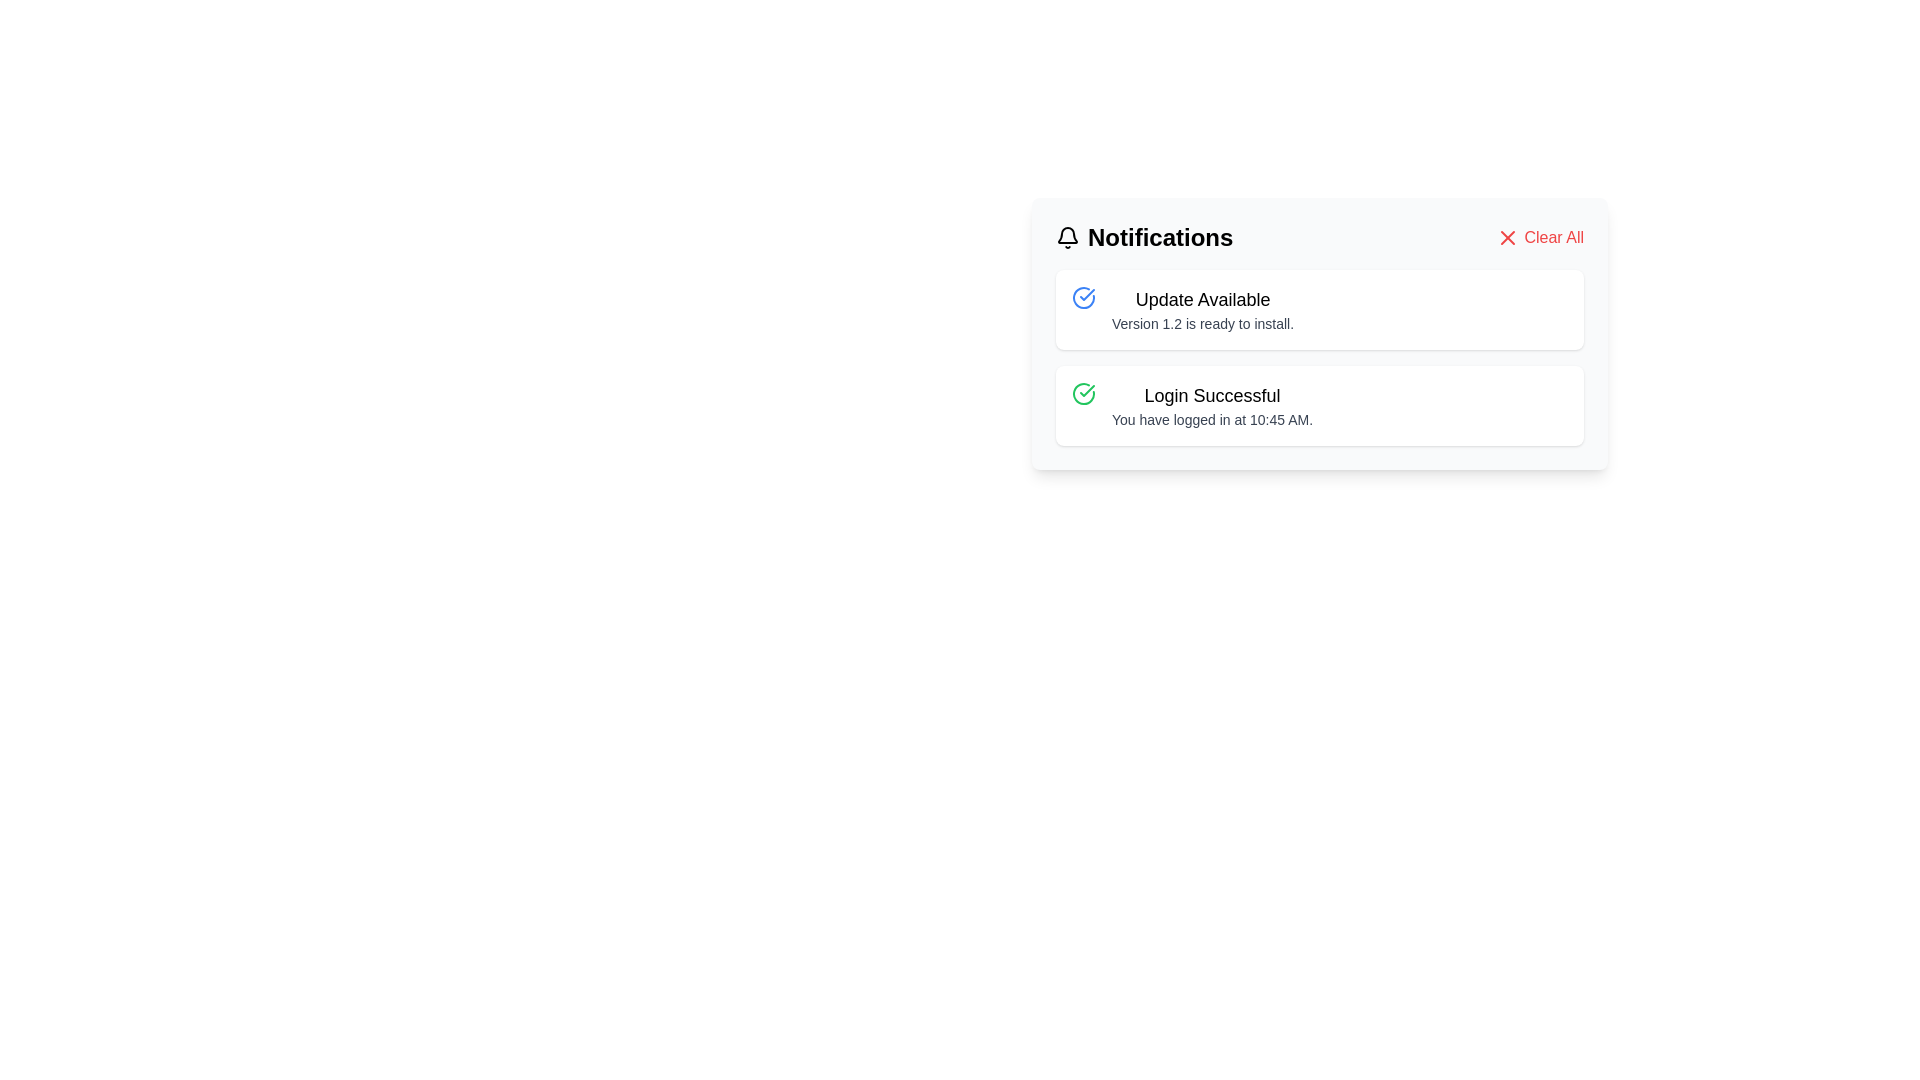  Describe the element at coordinates (1202, 300) in the screenshot. I see `the 'Update Available' text label located at the top of the notification card, which is emphasized in a medium-sized bold font` at that location.